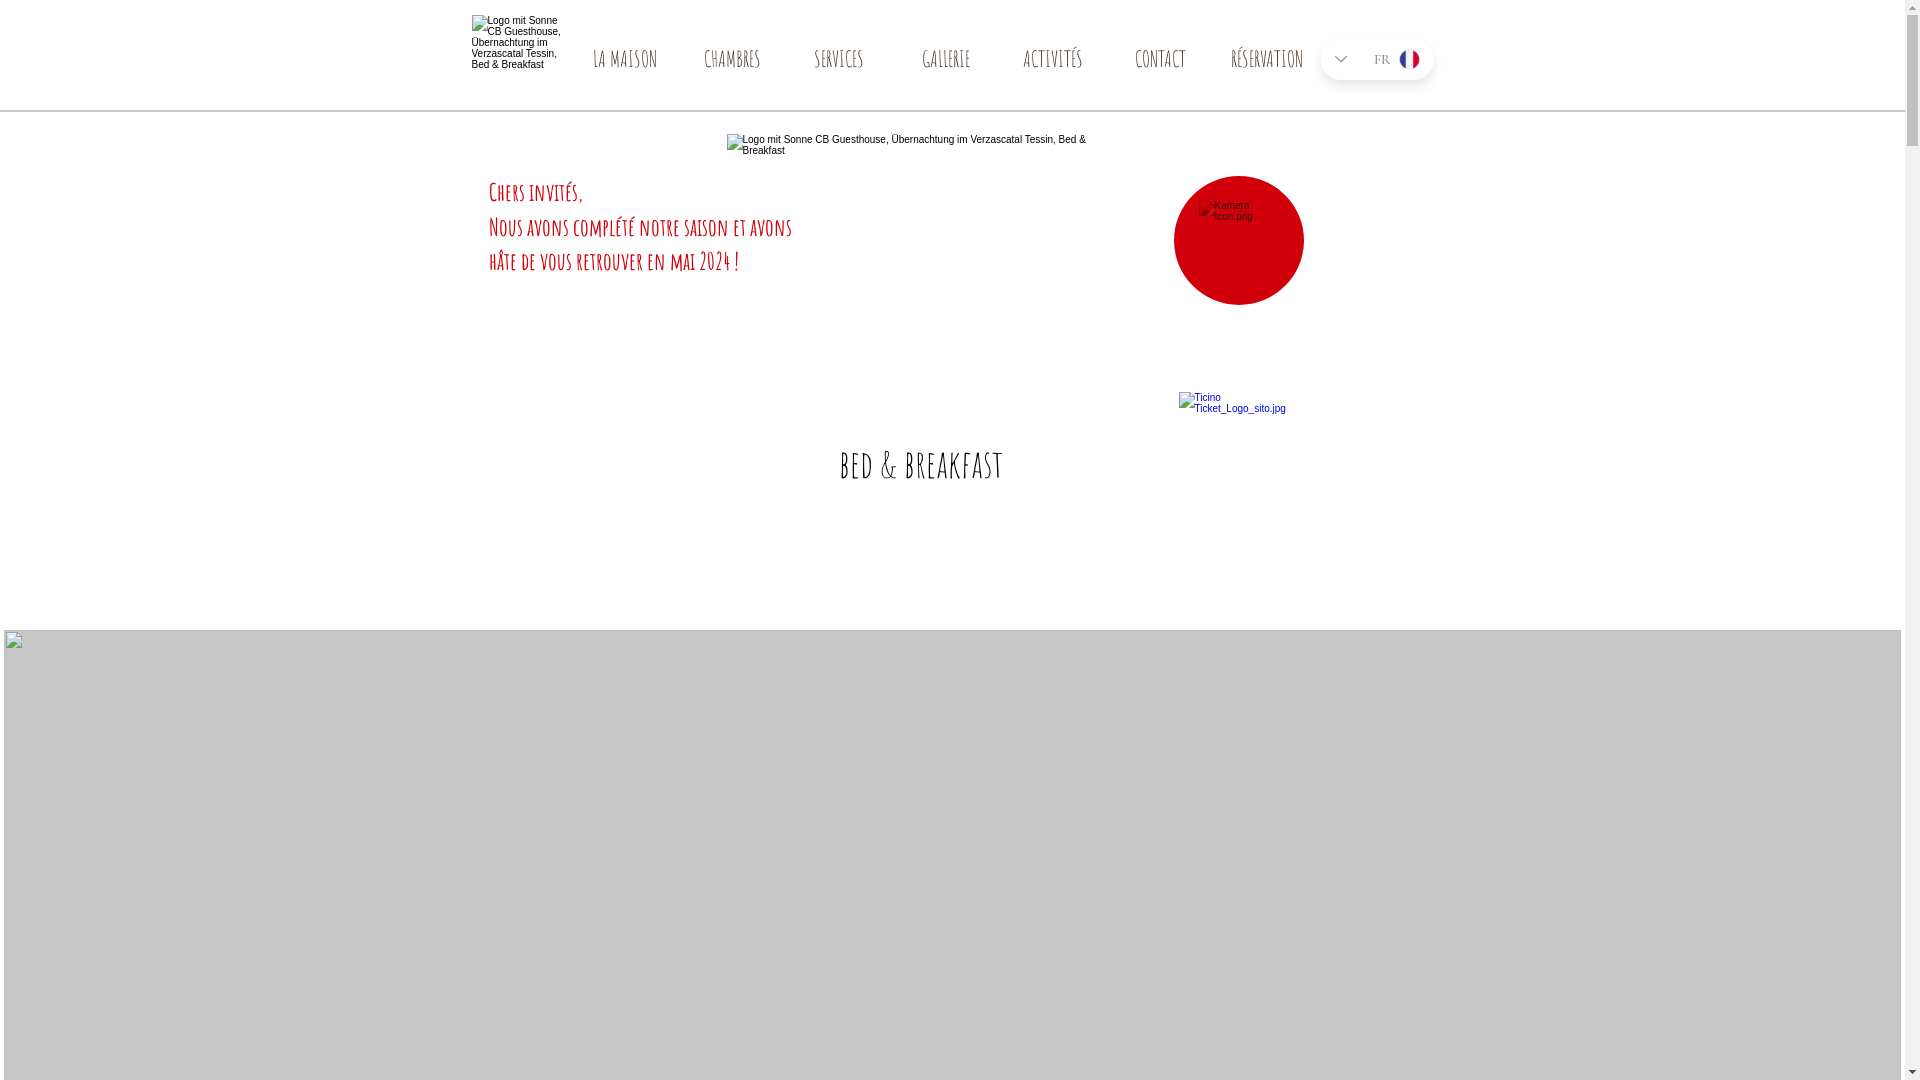 The width and height of the screenshot is (1920, 1080). What do you see at coordinates (1159, 64) in the screenshot?
I see `'CONTACT'` at bounding box center [1159, 64].